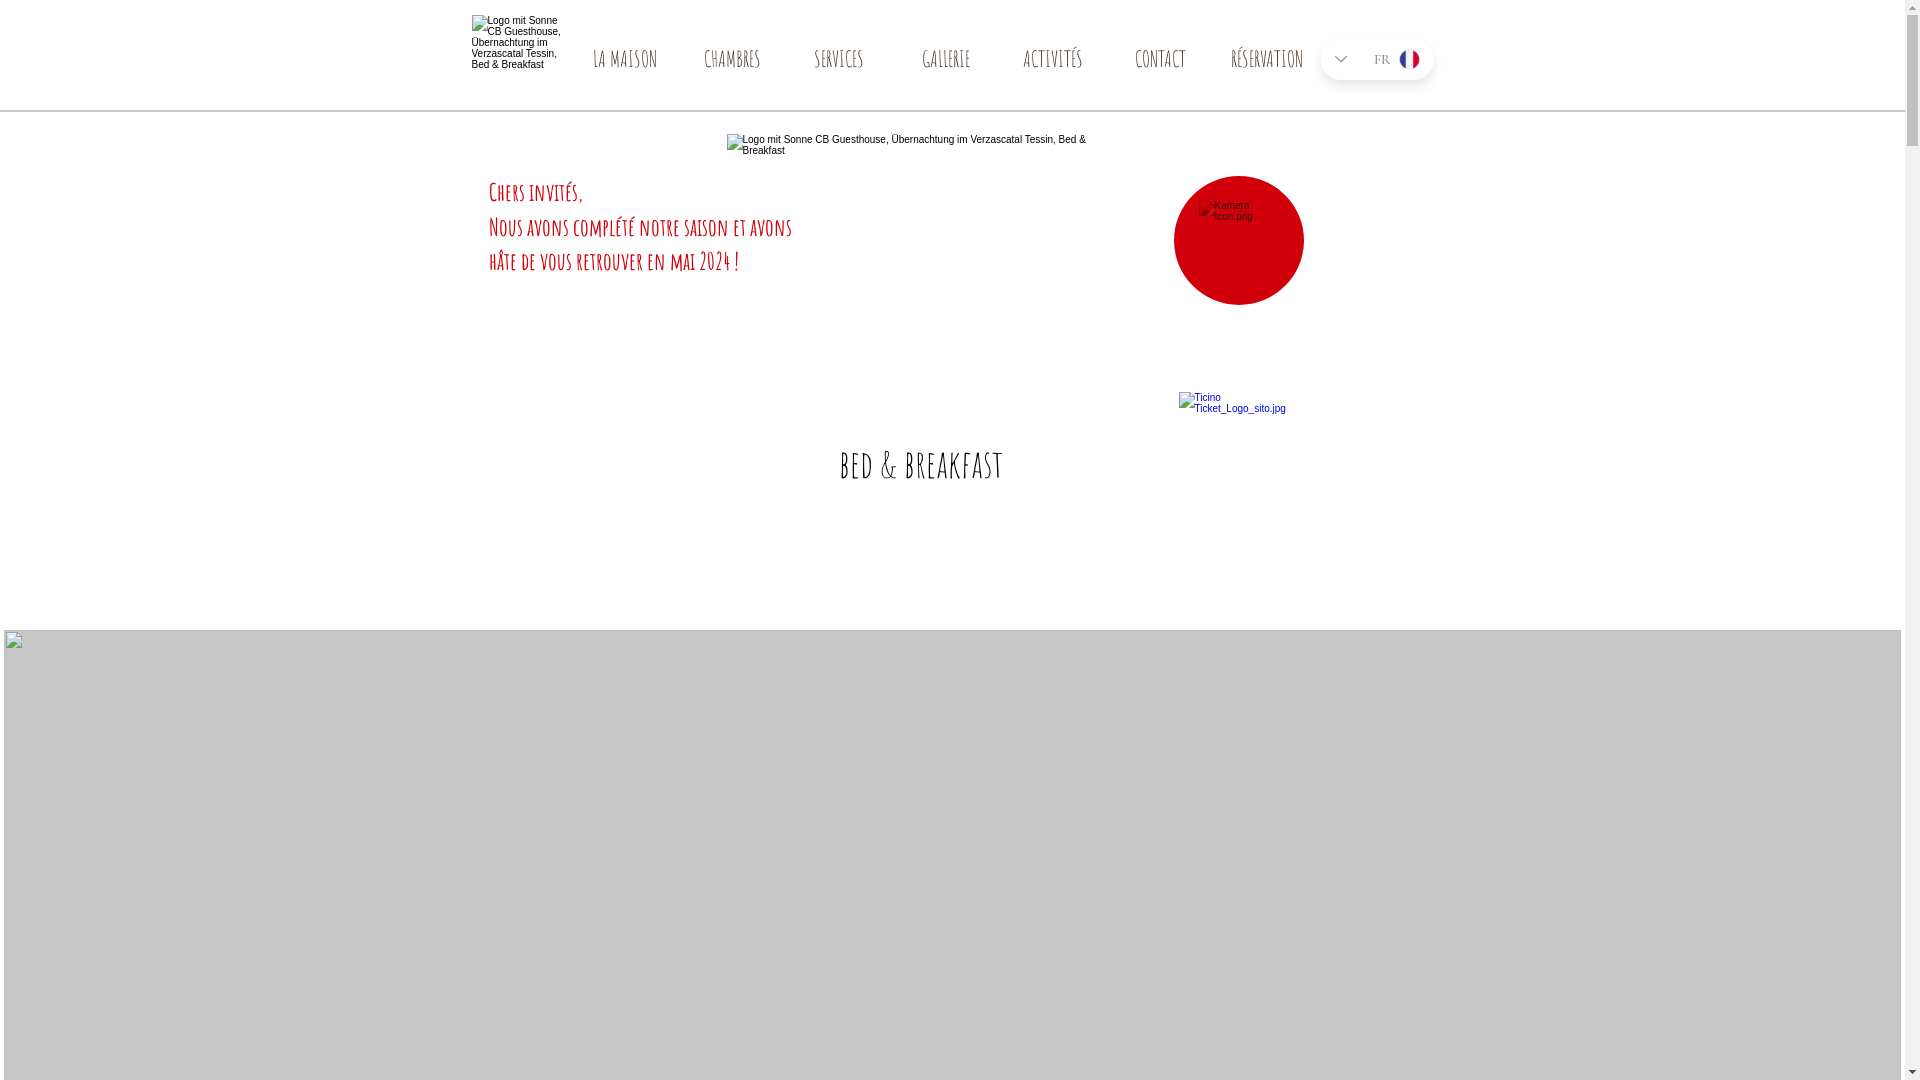 The width and height of the screenshot is (1920, 1080). What do you see at coordinates (1159, 64) in the screenshot?
I see `'CONTACT'` at bounding box center [1159, 64].